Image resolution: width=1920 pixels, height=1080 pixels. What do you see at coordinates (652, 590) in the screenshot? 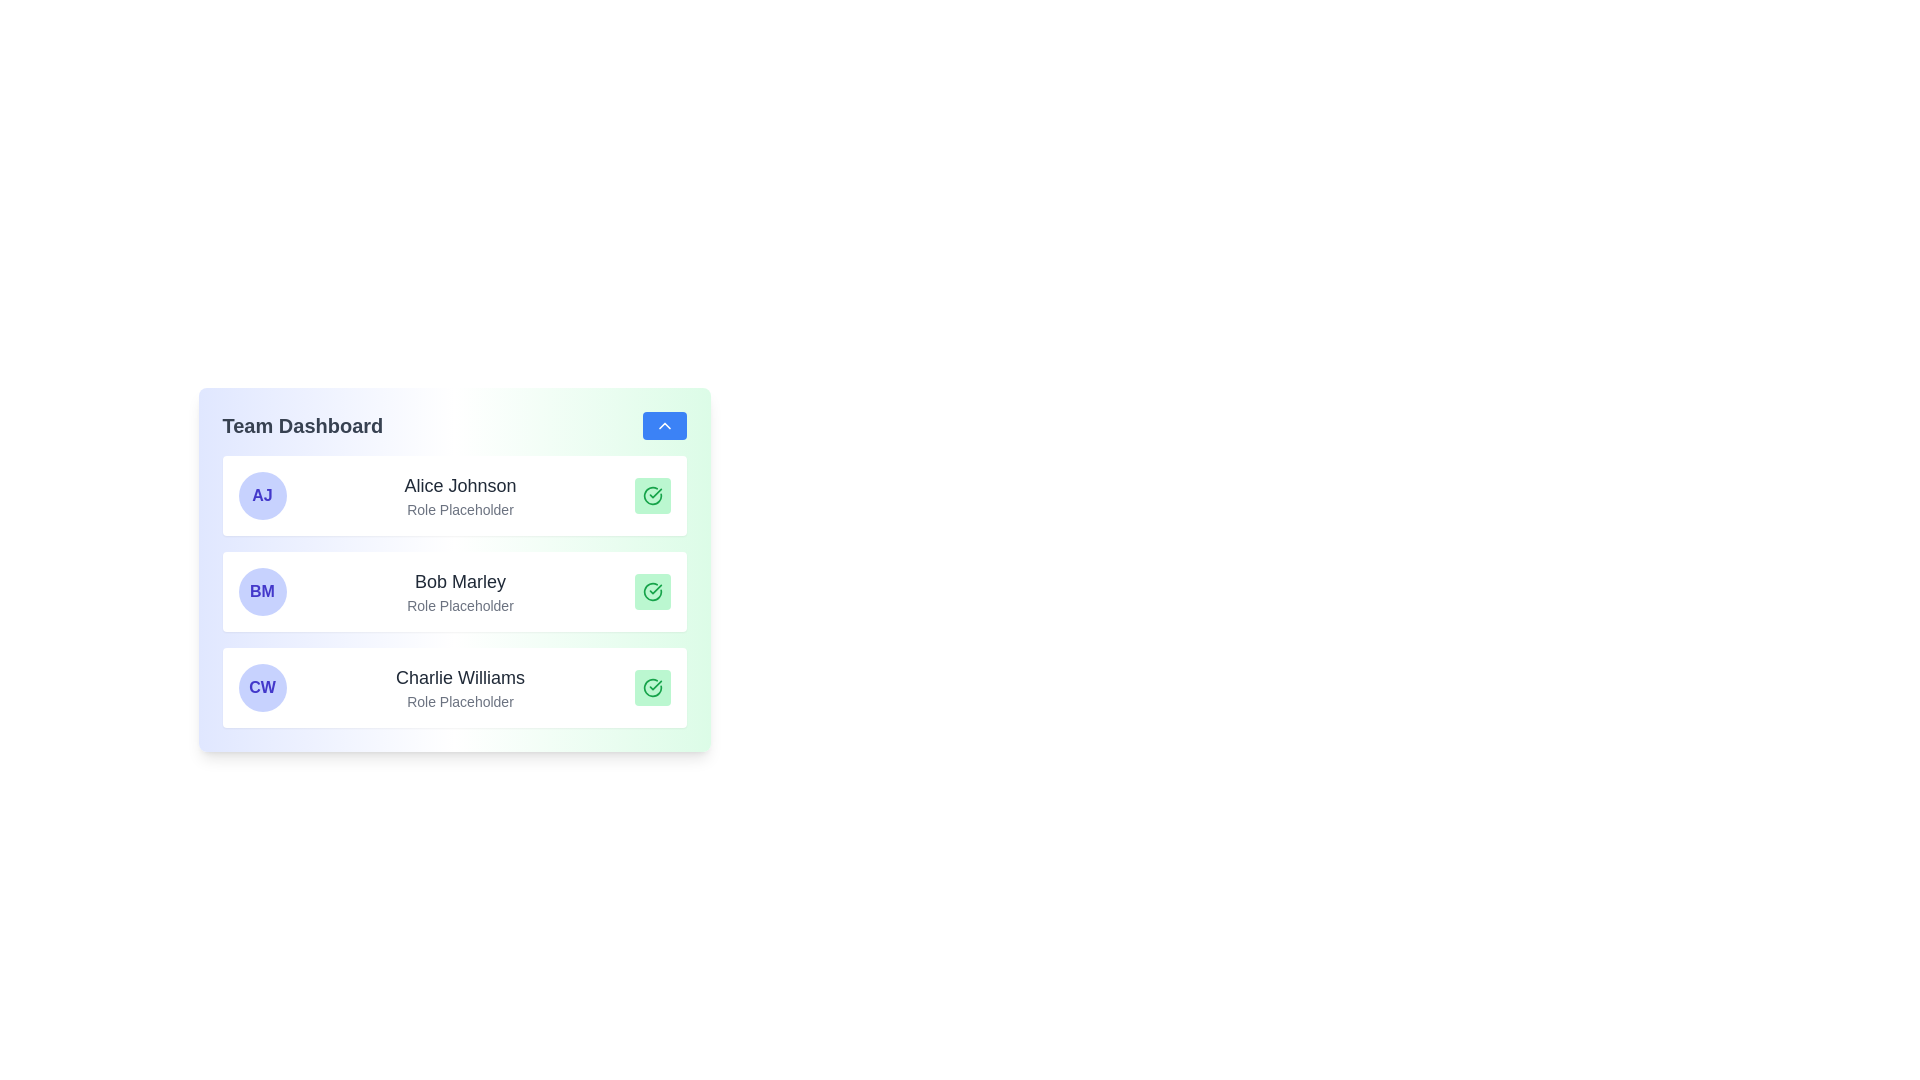
I see `the middle checkmark icon indicating the completion or validity of an action related to 'Bob Marley', positioned within a vertically arranged list of icons` at bounding box center [652, 590].